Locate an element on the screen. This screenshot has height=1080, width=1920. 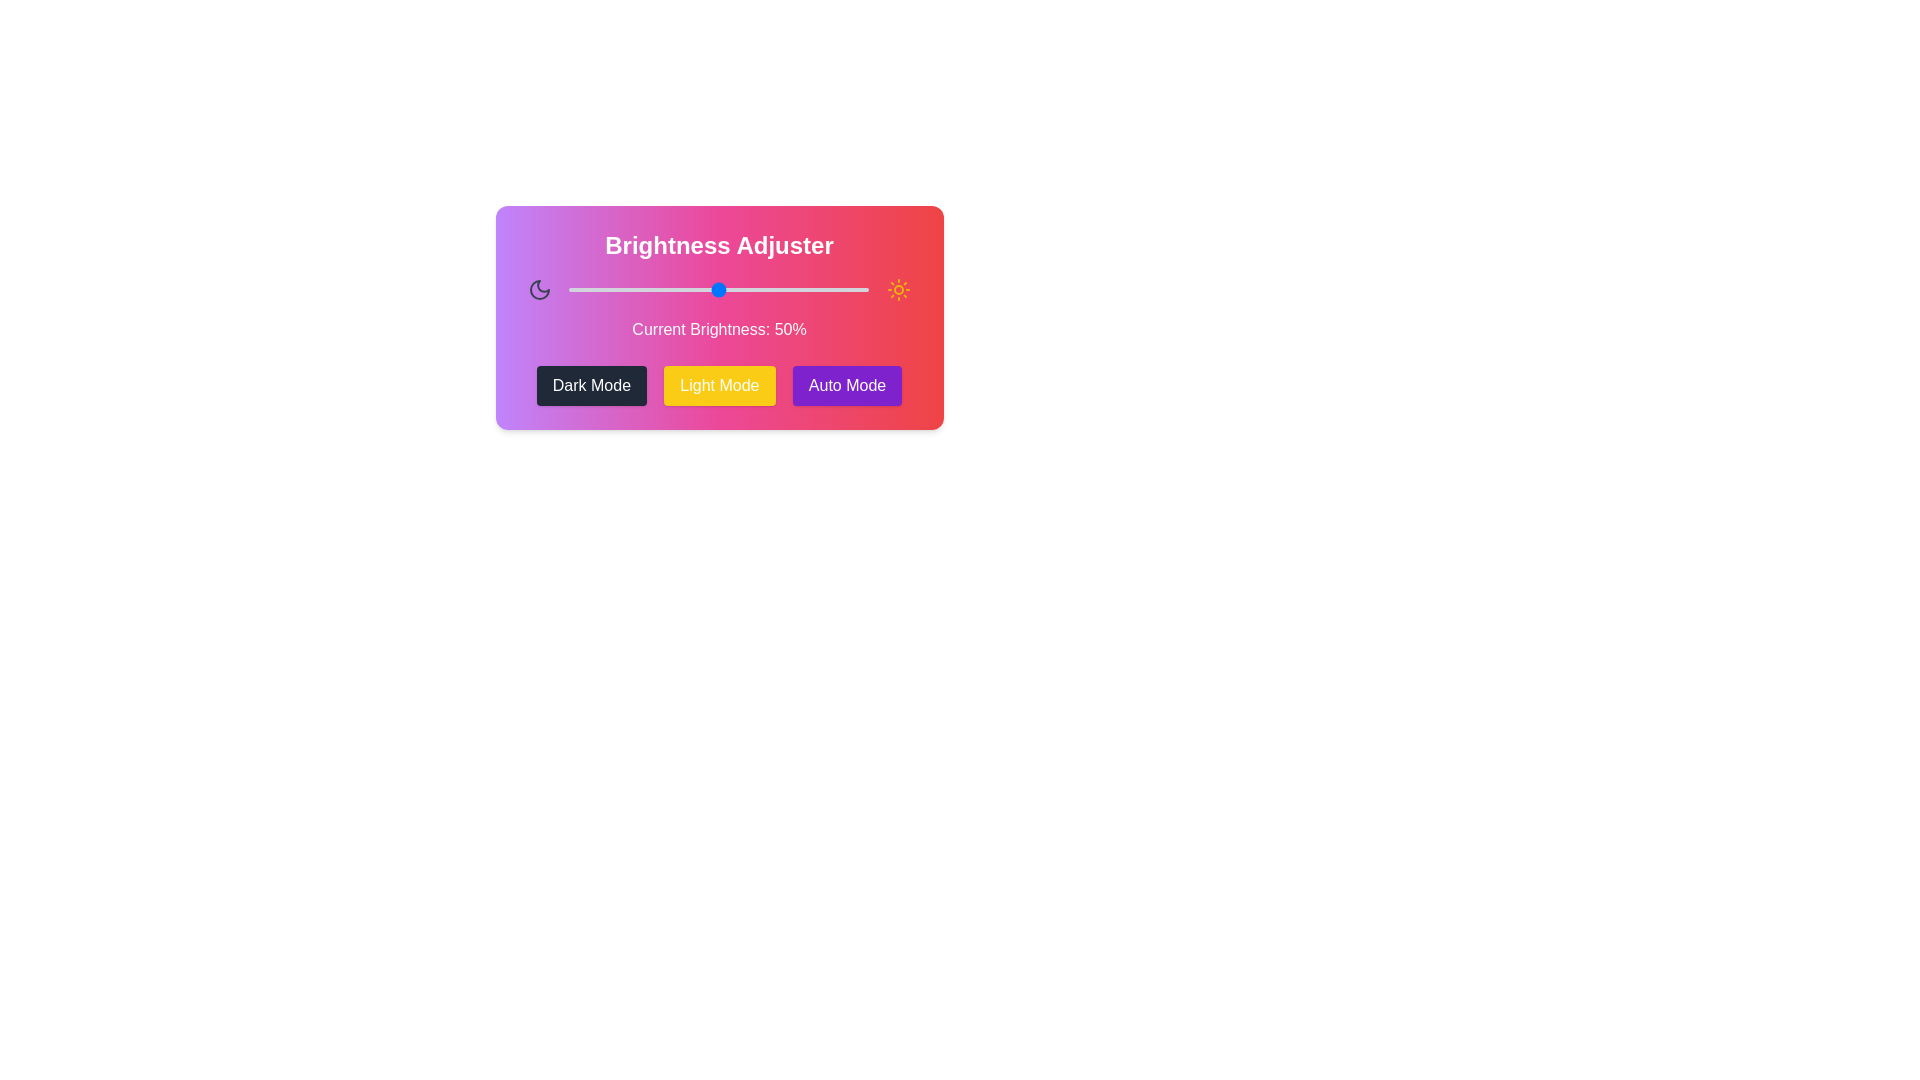
the brightness to 67% by dragging the slider handle is located at coordinates (769, 289).